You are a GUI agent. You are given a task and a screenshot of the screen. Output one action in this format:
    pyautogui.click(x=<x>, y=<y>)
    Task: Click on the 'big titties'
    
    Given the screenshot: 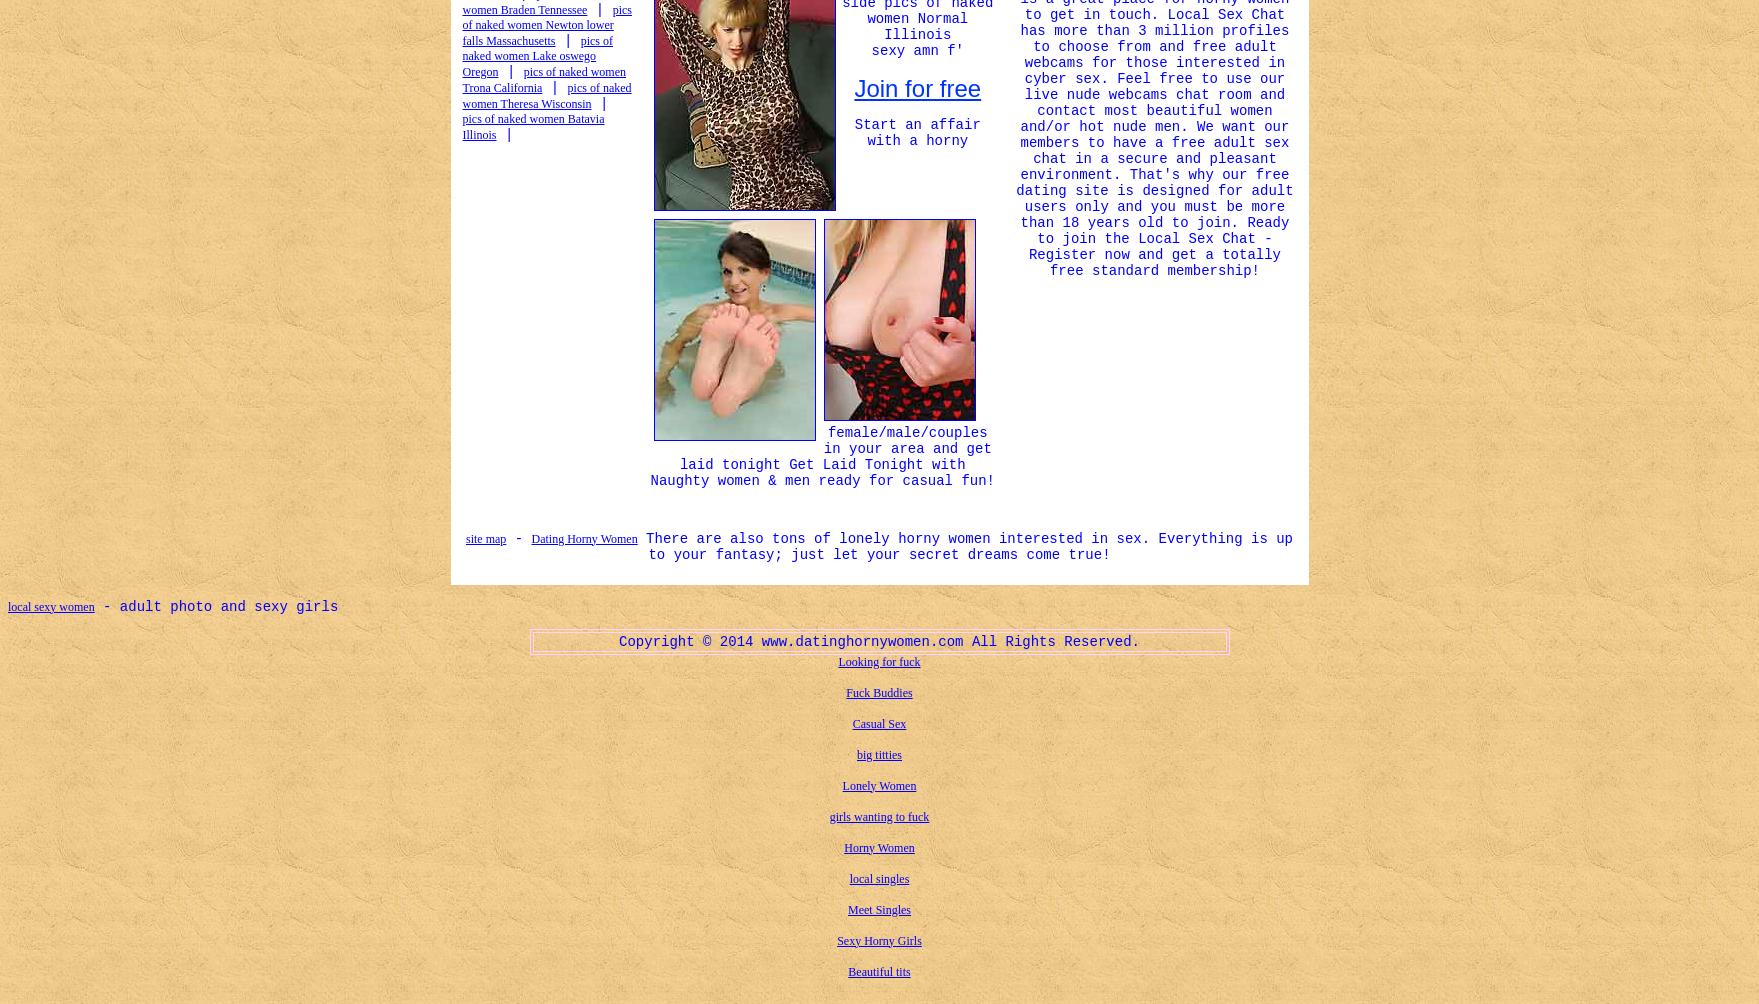 What is the action you would take?
    pyautogui.click(x=879, y=754)
    